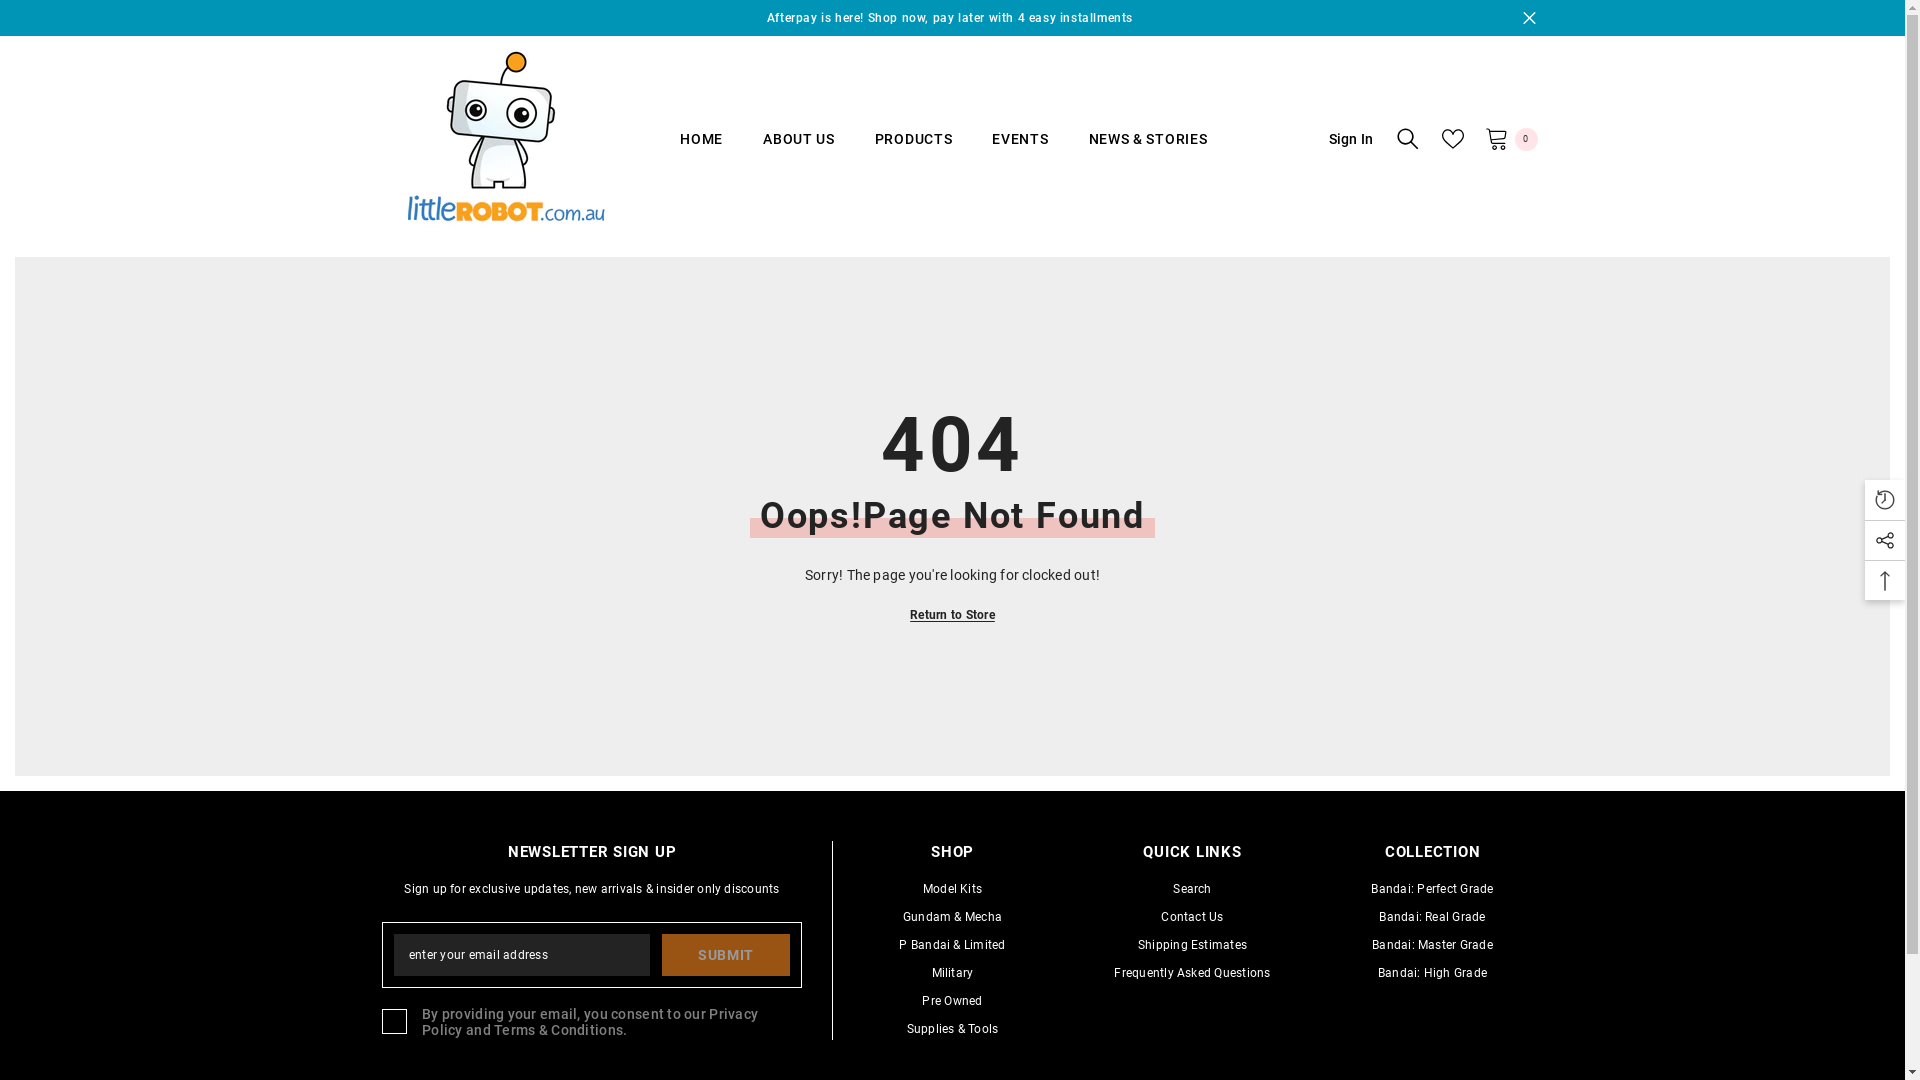 This screenshot has width=1920, height=1080. Describe the element at coordinates (724, 954) in the screenshot. I see `'SUBMIT'` at that location.